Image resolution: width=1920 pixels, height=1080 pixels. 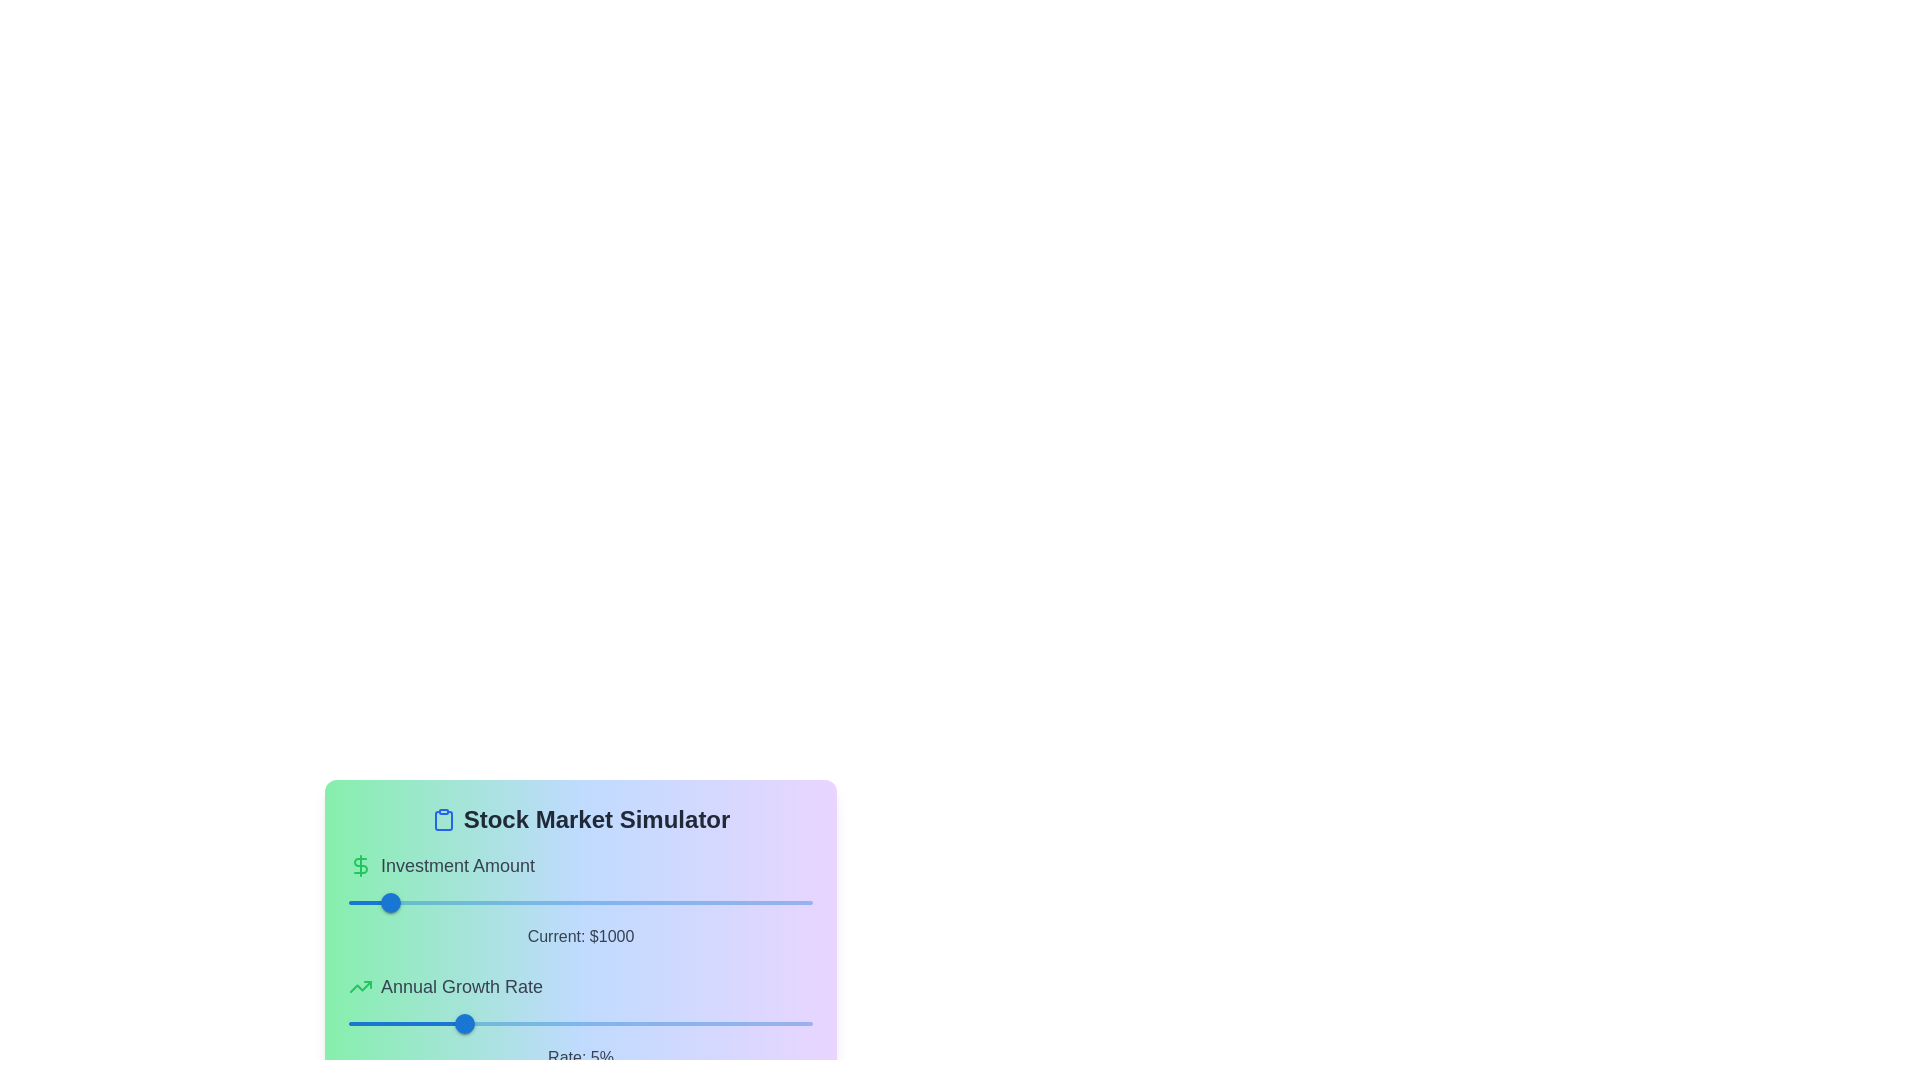 I want to click on the investment amount, so click(x=589, y=902).